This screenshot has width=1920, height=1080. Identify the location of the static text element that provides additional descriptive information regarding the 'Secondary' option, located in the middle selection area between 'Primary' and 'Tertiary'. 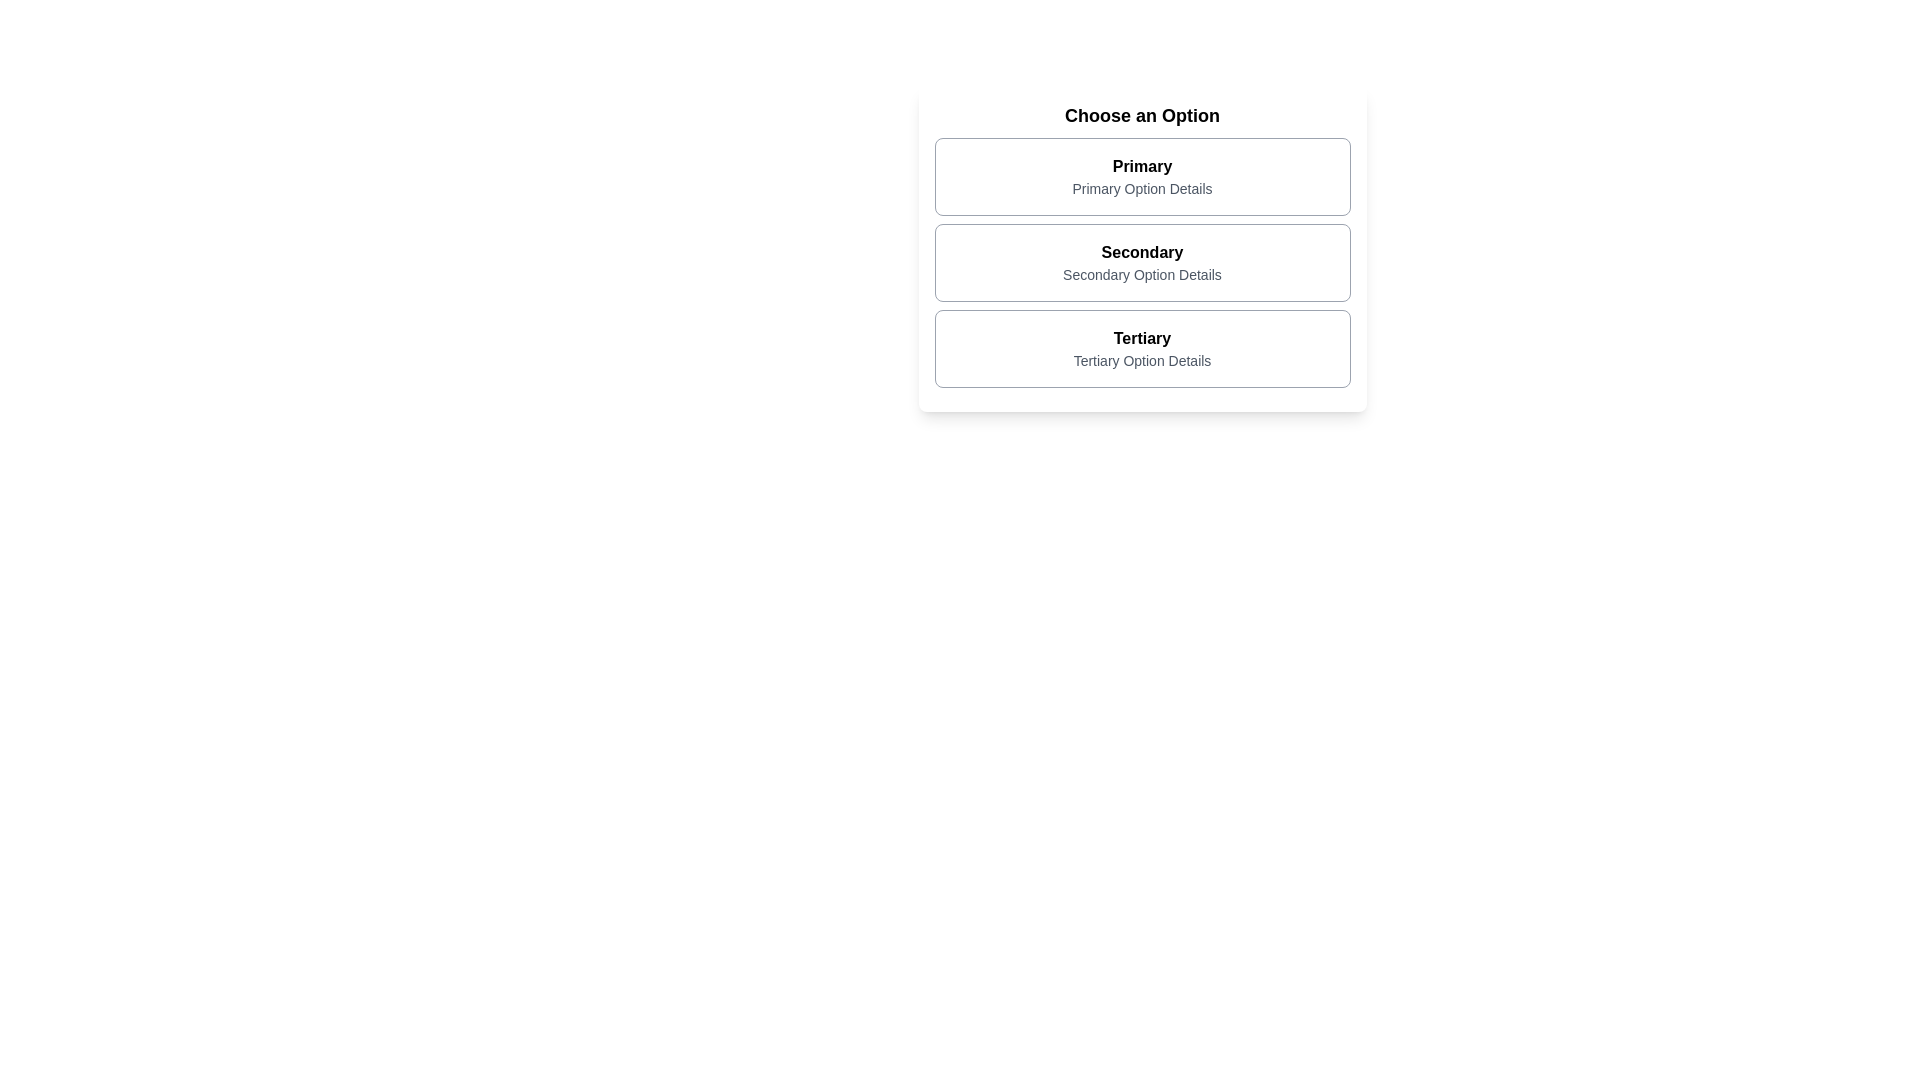
(1142, 274).